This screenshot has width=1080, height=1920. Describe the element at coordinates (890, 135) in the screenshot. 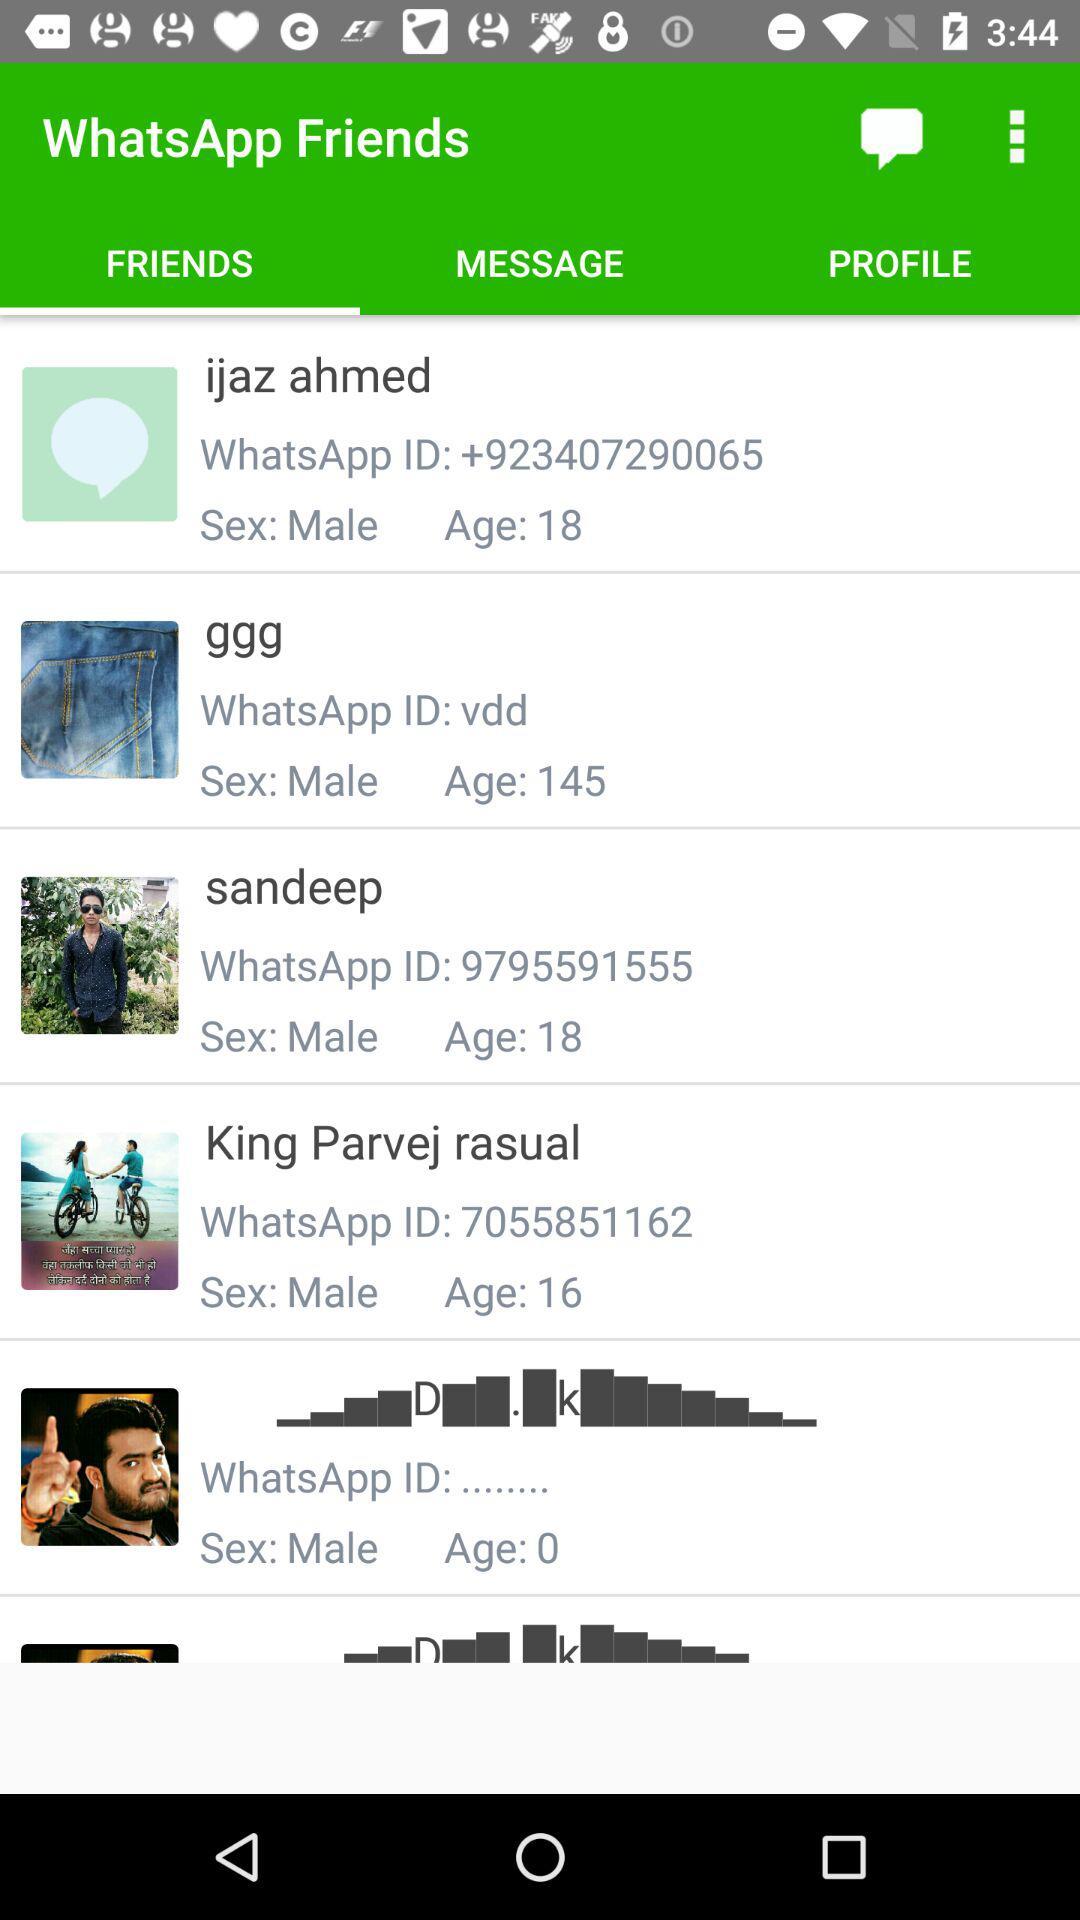

I see `the icon above profile icon` at that location.